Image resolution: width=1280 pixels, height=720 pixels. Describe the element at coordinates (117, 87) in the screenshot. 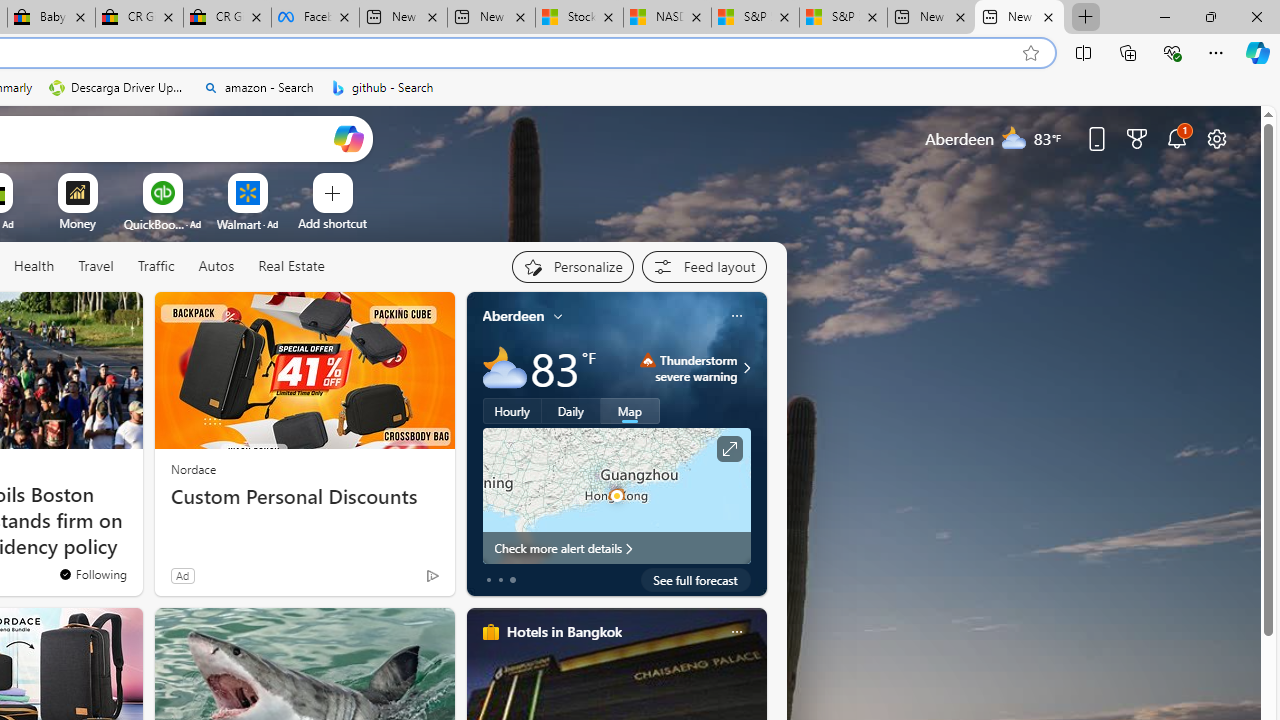

I see `'Descarga Driver Updater'` at that location.